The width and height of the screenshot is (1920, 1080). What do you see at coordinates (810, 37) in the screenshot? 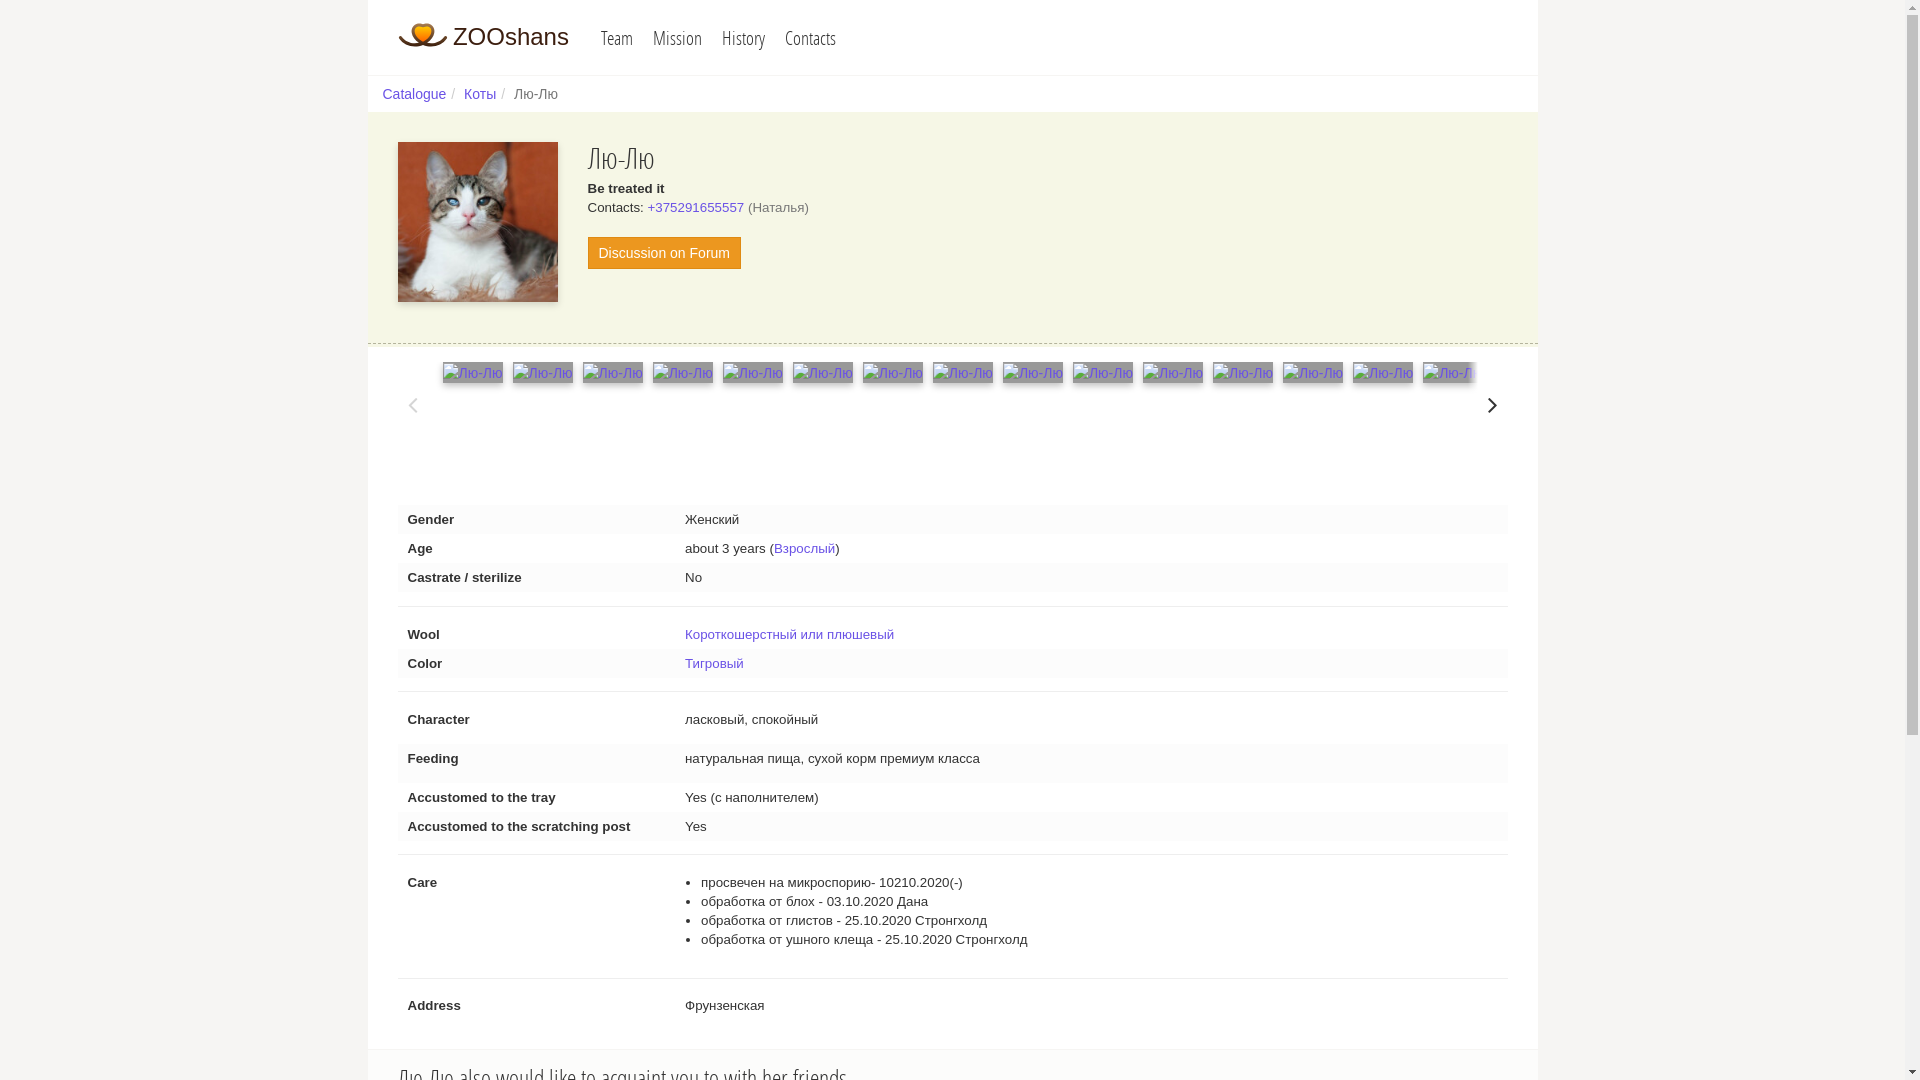
I see `'Contacts'` at bounding box center [810, 37].